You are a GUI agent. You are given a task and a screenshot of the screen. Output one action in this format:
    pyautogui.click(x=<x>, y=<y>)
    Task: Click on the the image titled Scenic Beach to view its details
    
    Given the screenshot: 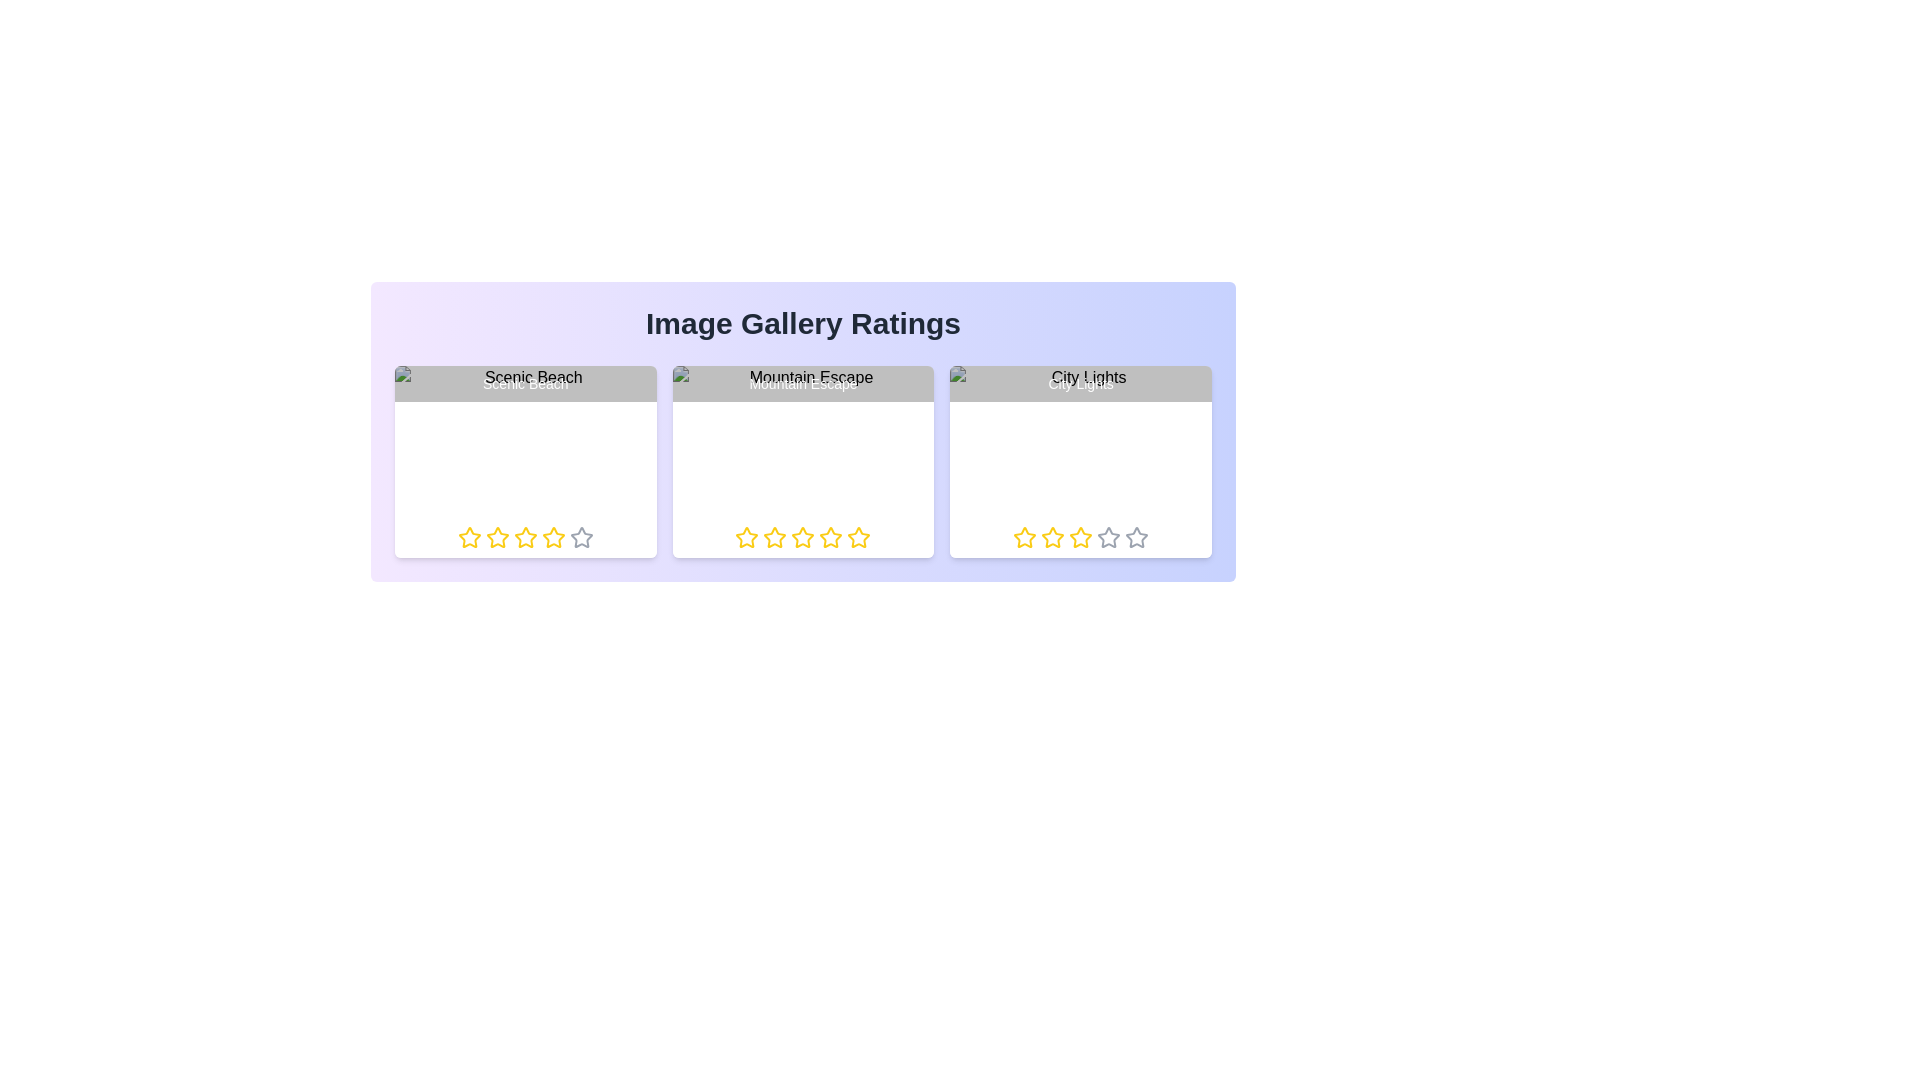 What is the action you would take?
    pyautogui.click(x=525, y=462)
    